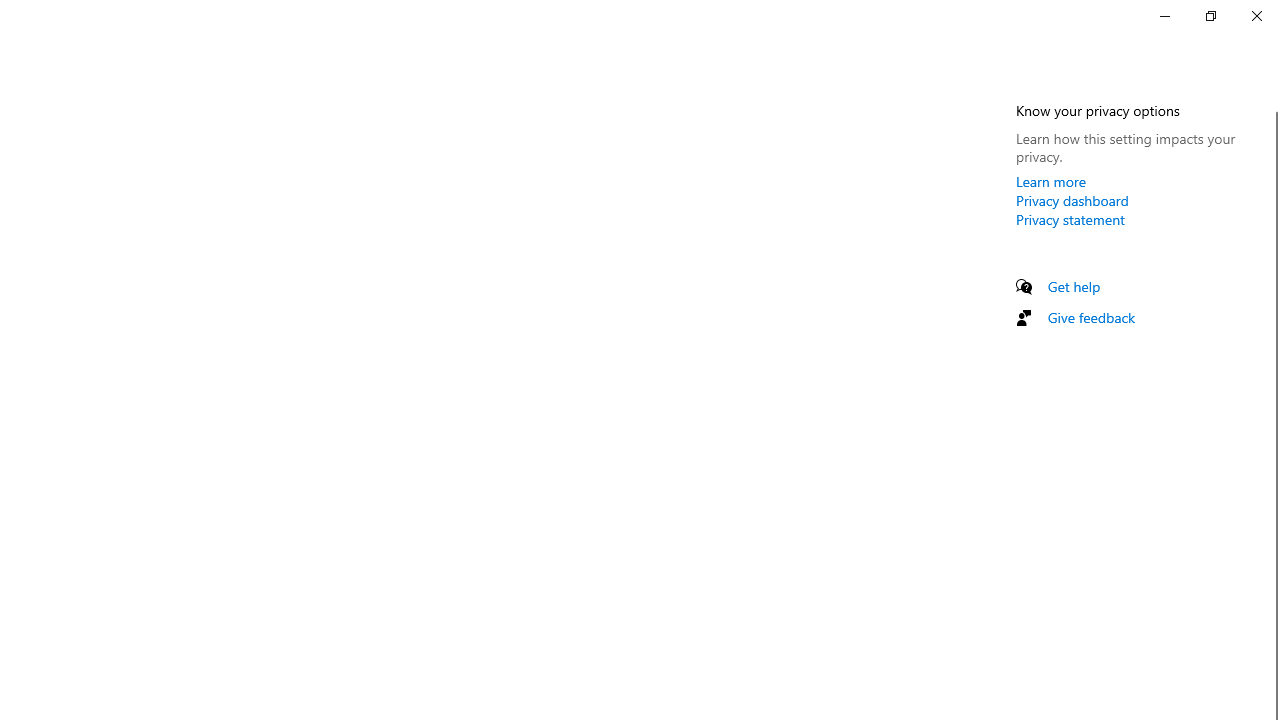  I want to click on 'Close Settings', so click(1255, 15).